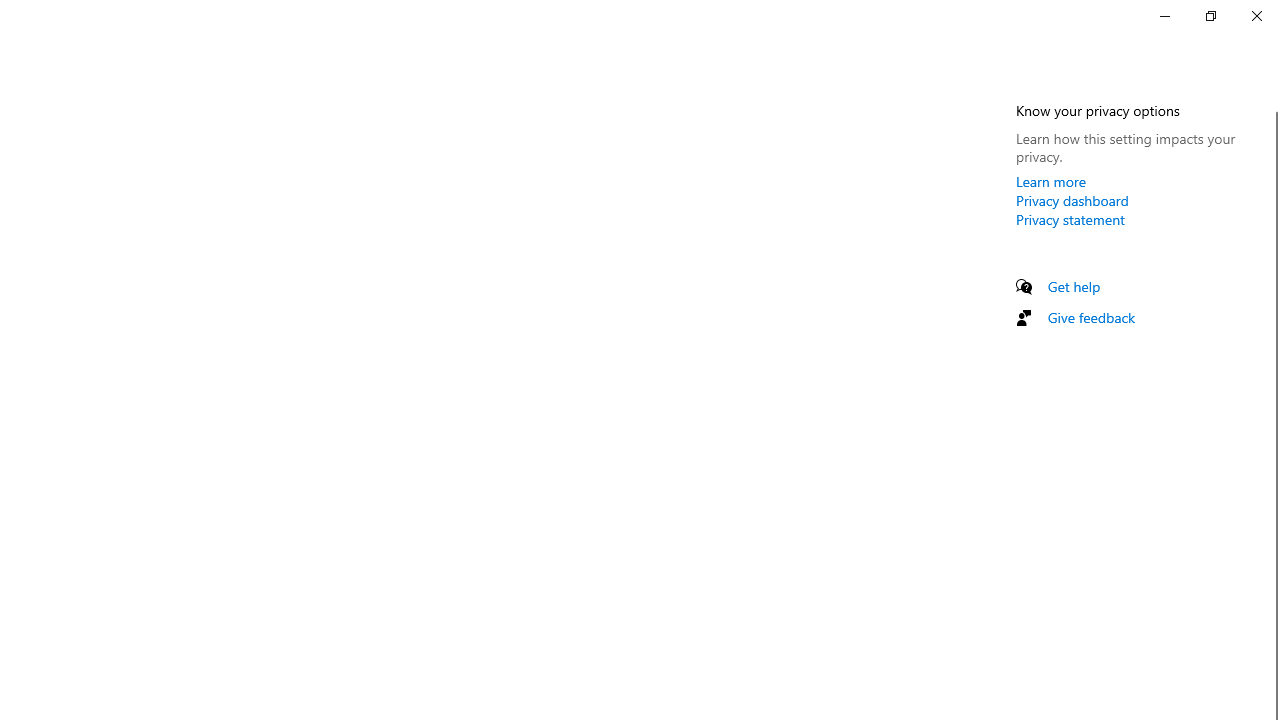  I want to click on 'Close Settings', so click(1255, 15).